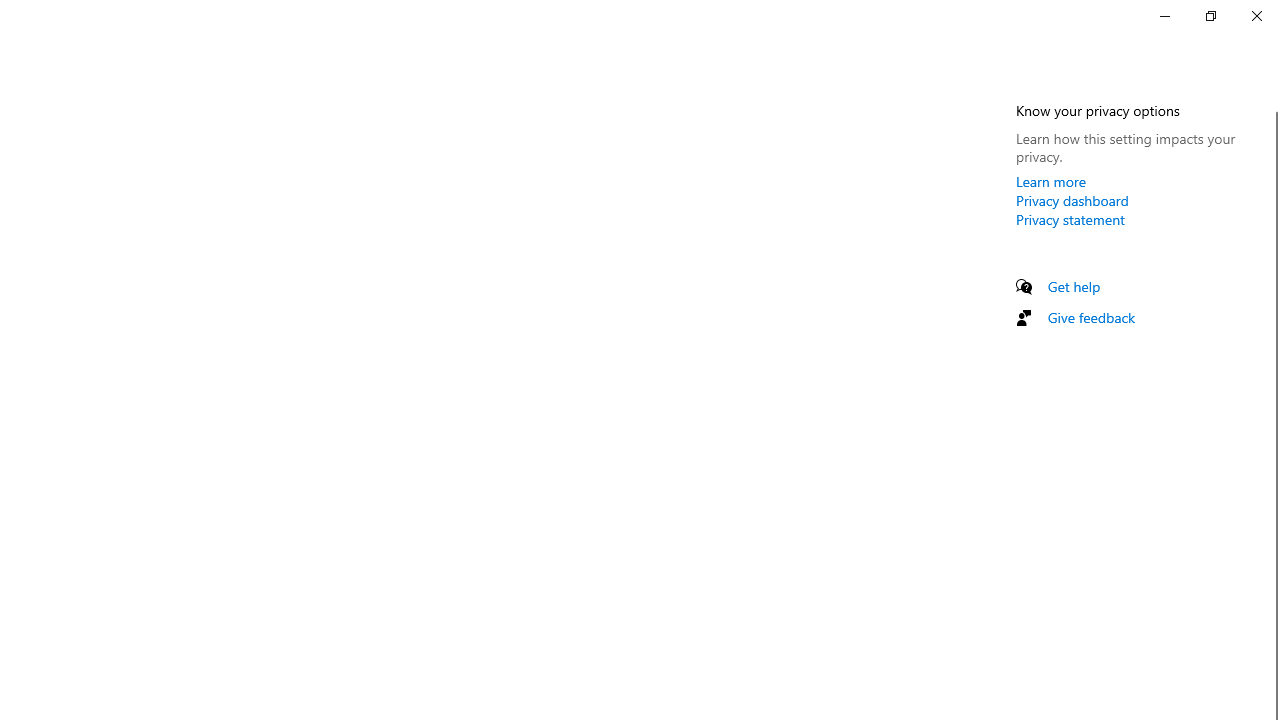  I want to click on 'Close Settings', so click(1255, 15).